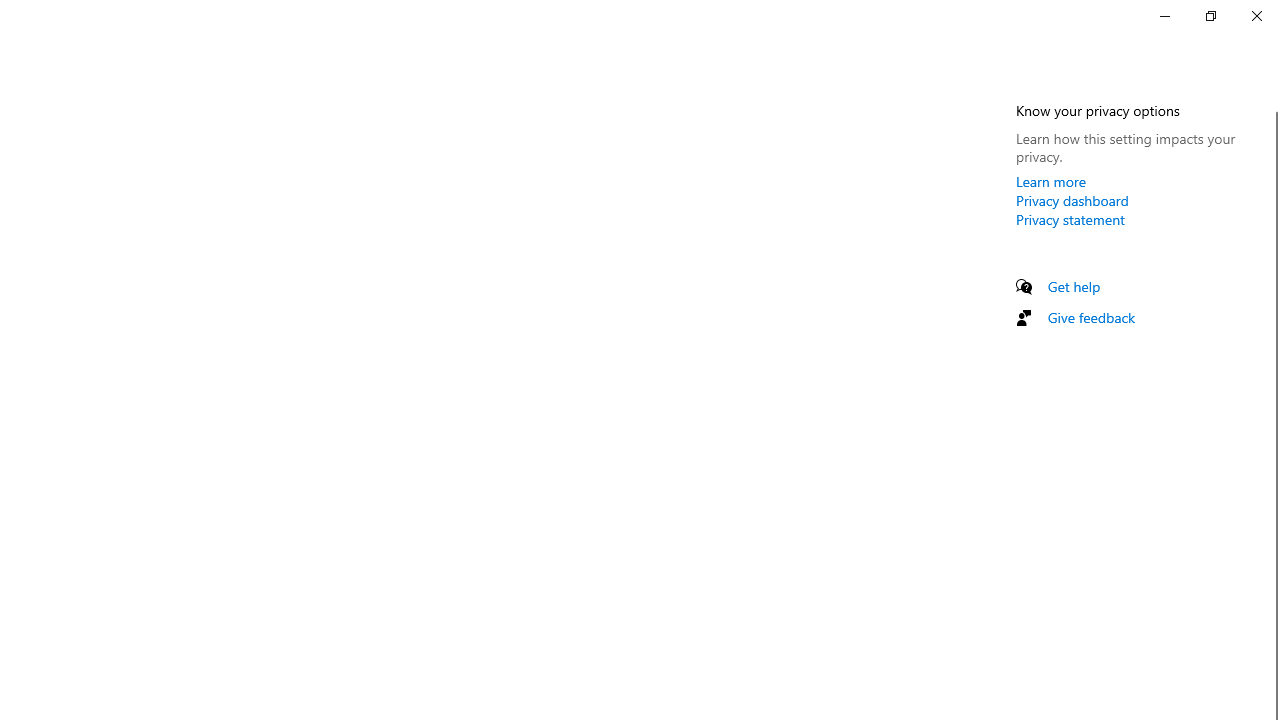  I want to click on 'Close Settings', so click(1255, 15).